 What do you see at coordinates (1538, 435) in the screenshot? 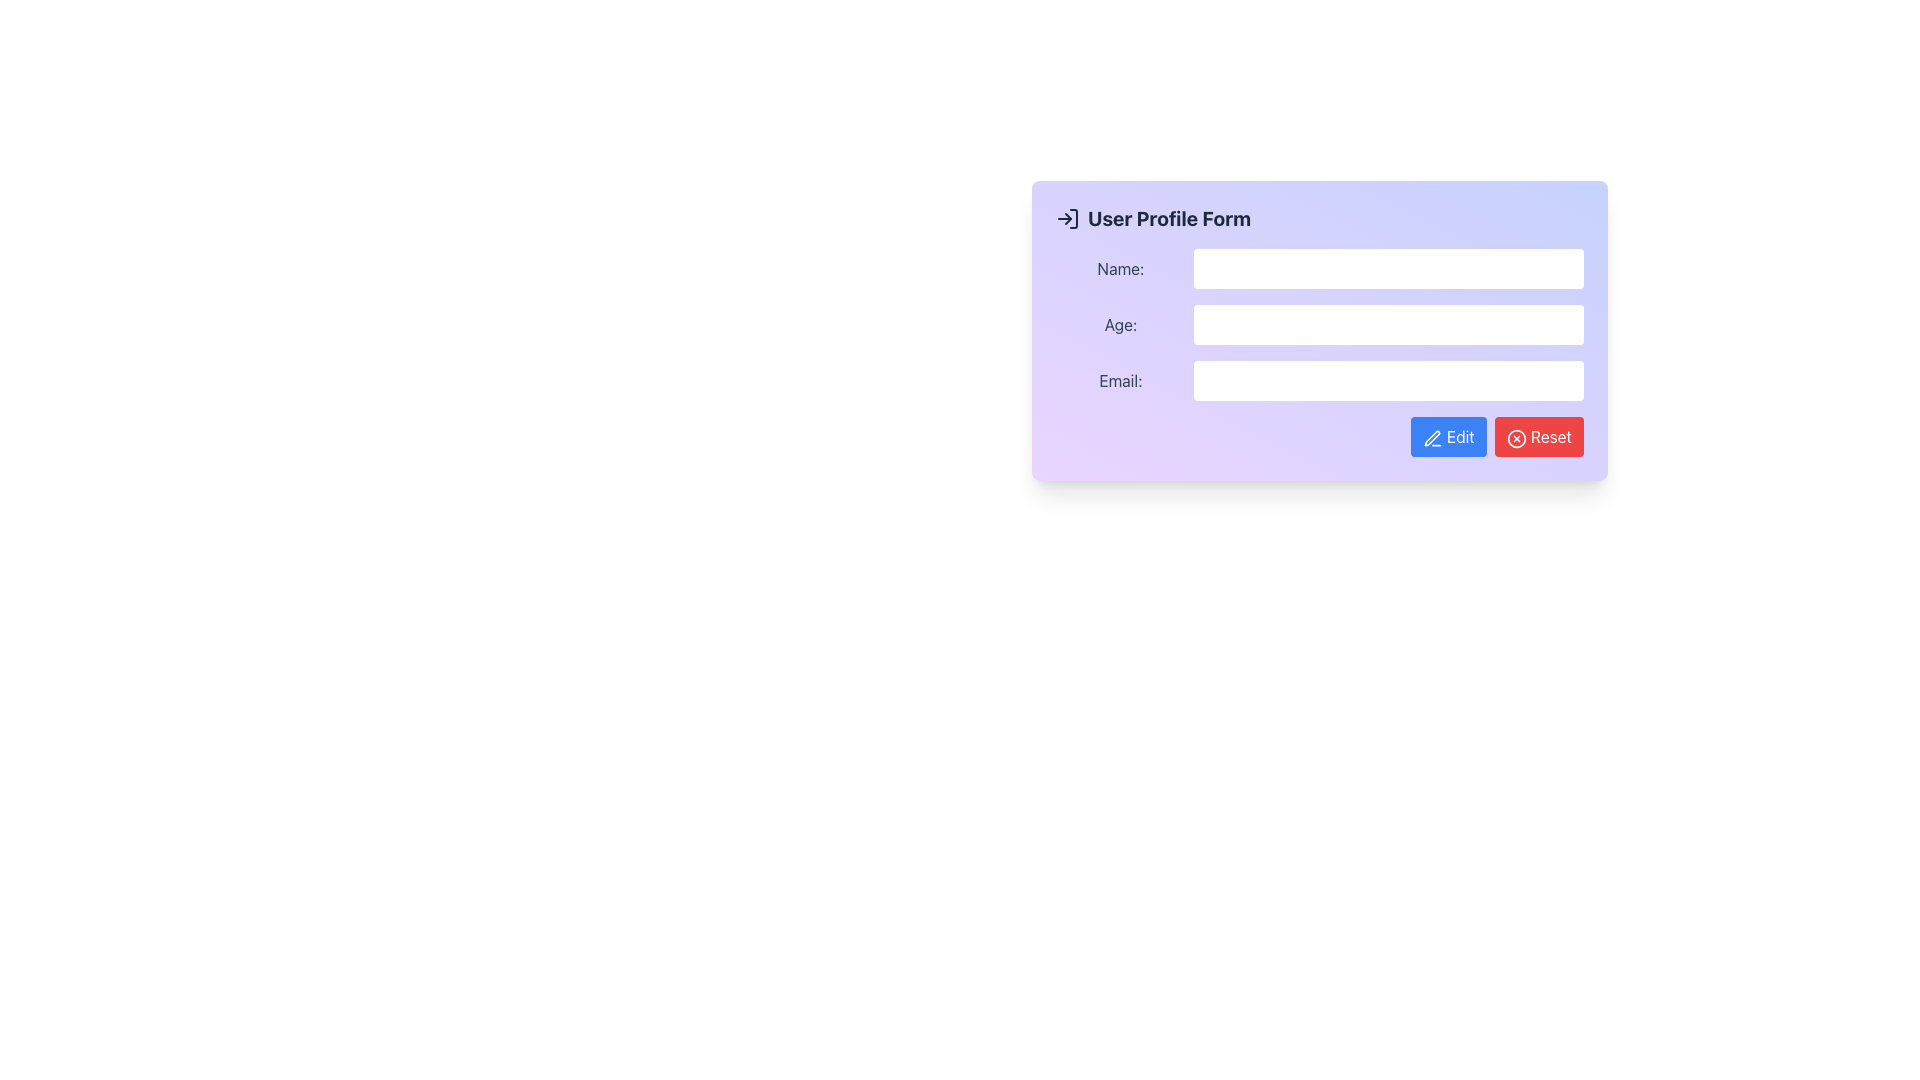
I see `the 'Reset' button located at the bottom-right corner of the form` at bounding box center [1538, 435].